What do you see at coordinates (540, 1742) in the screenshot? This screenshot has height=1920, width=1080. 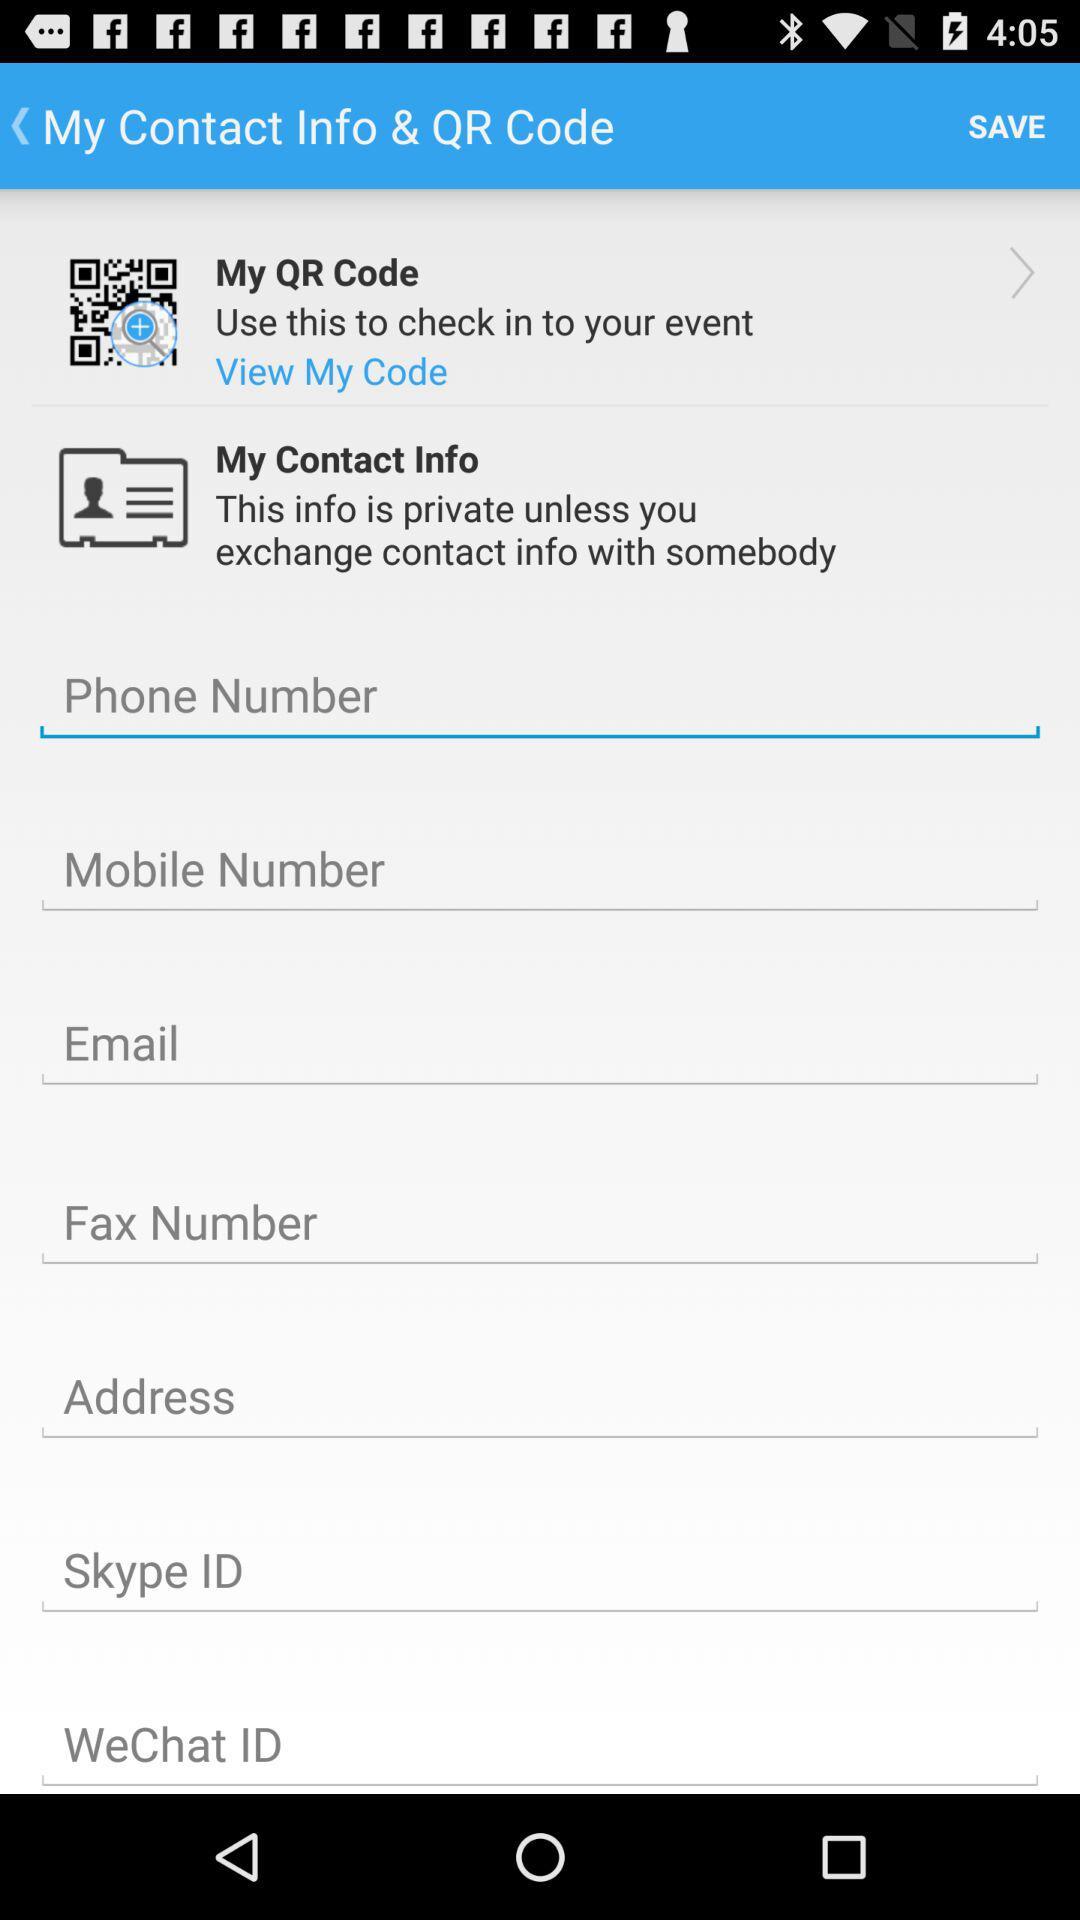 I see `wechat id` at bounding box center [540, 1742].